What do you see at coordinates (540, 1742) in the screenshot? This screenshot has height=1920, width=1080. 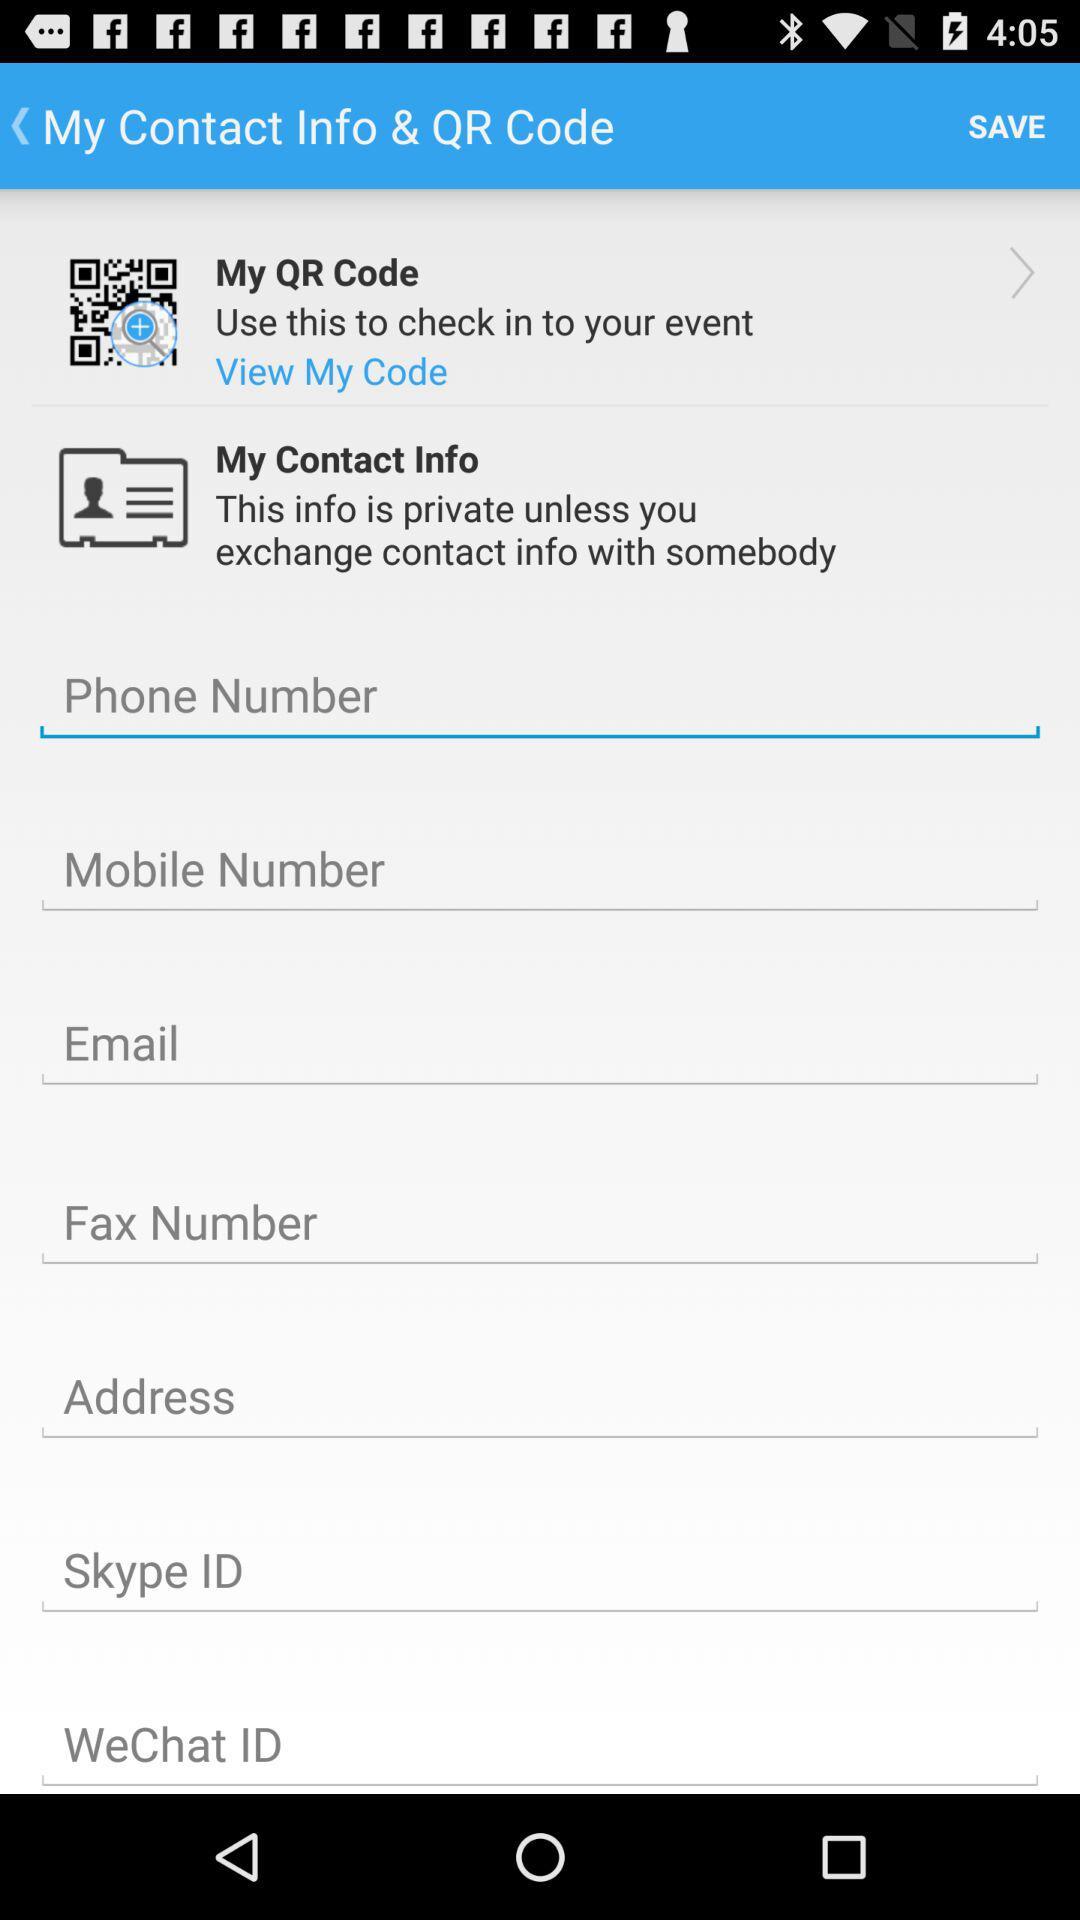 I see `wechat id` at bounding box center [540, 1742].